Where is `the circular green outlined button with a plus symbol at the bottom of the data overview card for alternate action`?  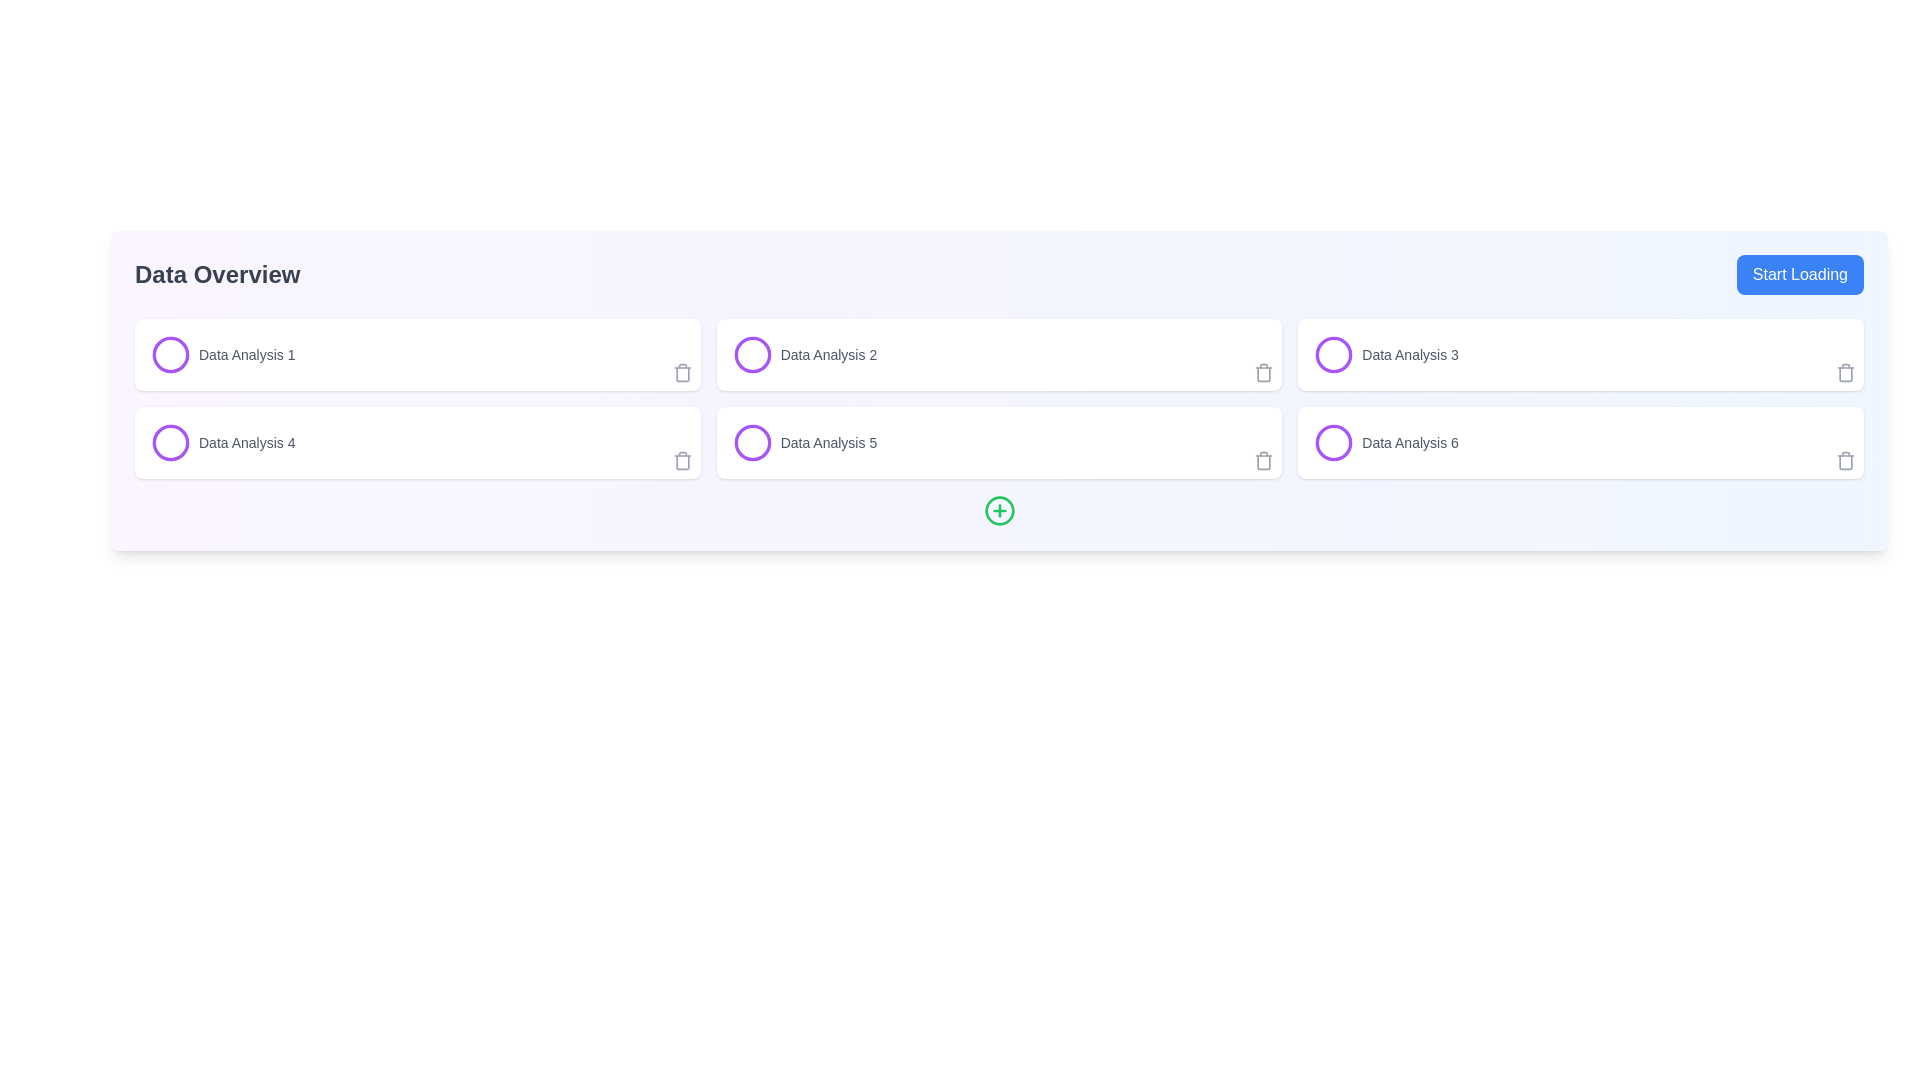 the circular green outlined button with a plus symbol at the bottom of the data overview card for alternate action is located at coordinates (999, 509).